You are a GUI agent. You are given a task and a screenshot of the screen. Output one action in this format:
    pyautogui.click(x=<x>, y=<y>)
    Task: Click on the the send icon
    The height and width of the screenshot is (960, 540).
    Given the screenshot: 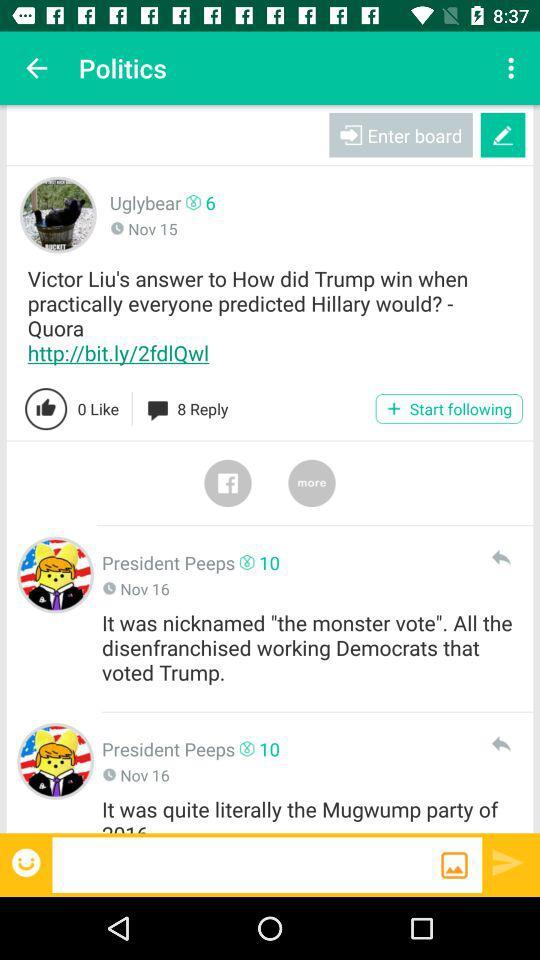 What is the action you would take?
    pyautogui.click(x=508, y=861)
    